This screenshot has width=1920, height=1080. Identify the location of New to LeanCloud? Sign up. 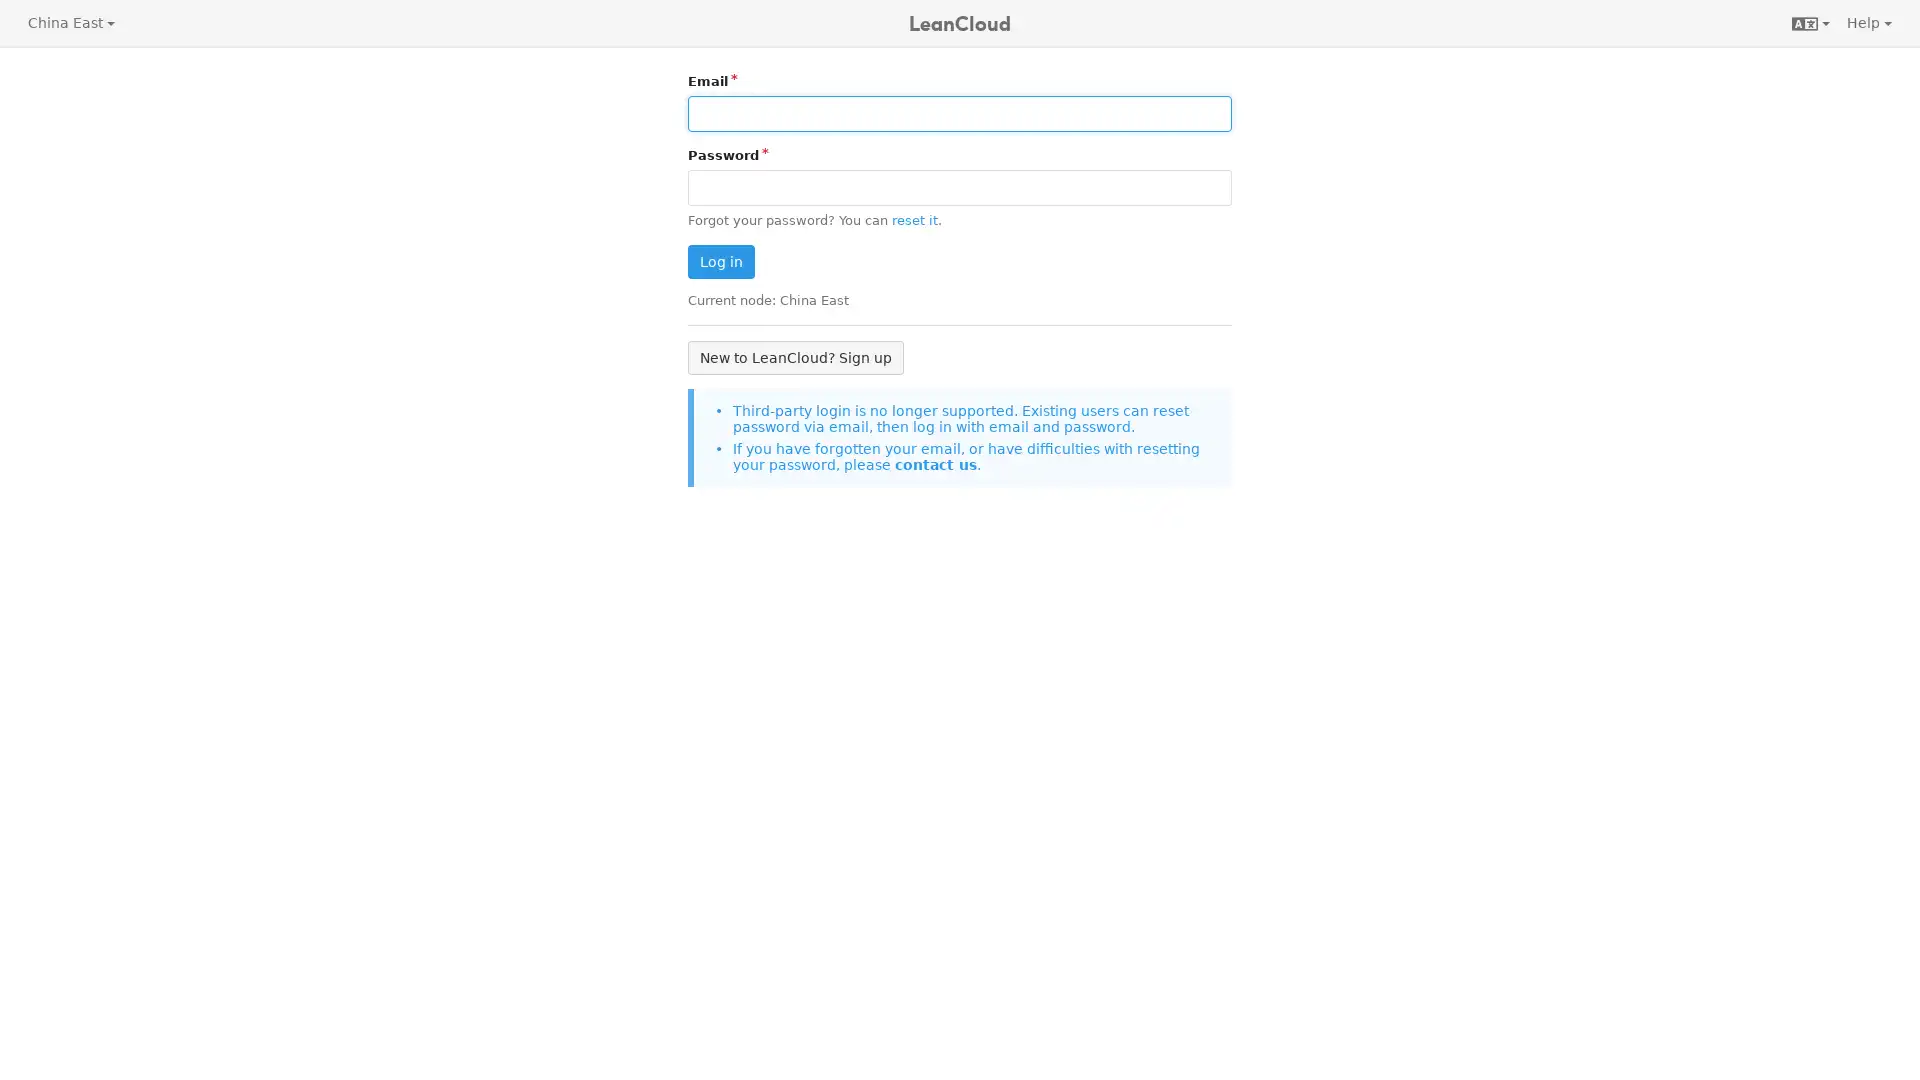
(795, 356).